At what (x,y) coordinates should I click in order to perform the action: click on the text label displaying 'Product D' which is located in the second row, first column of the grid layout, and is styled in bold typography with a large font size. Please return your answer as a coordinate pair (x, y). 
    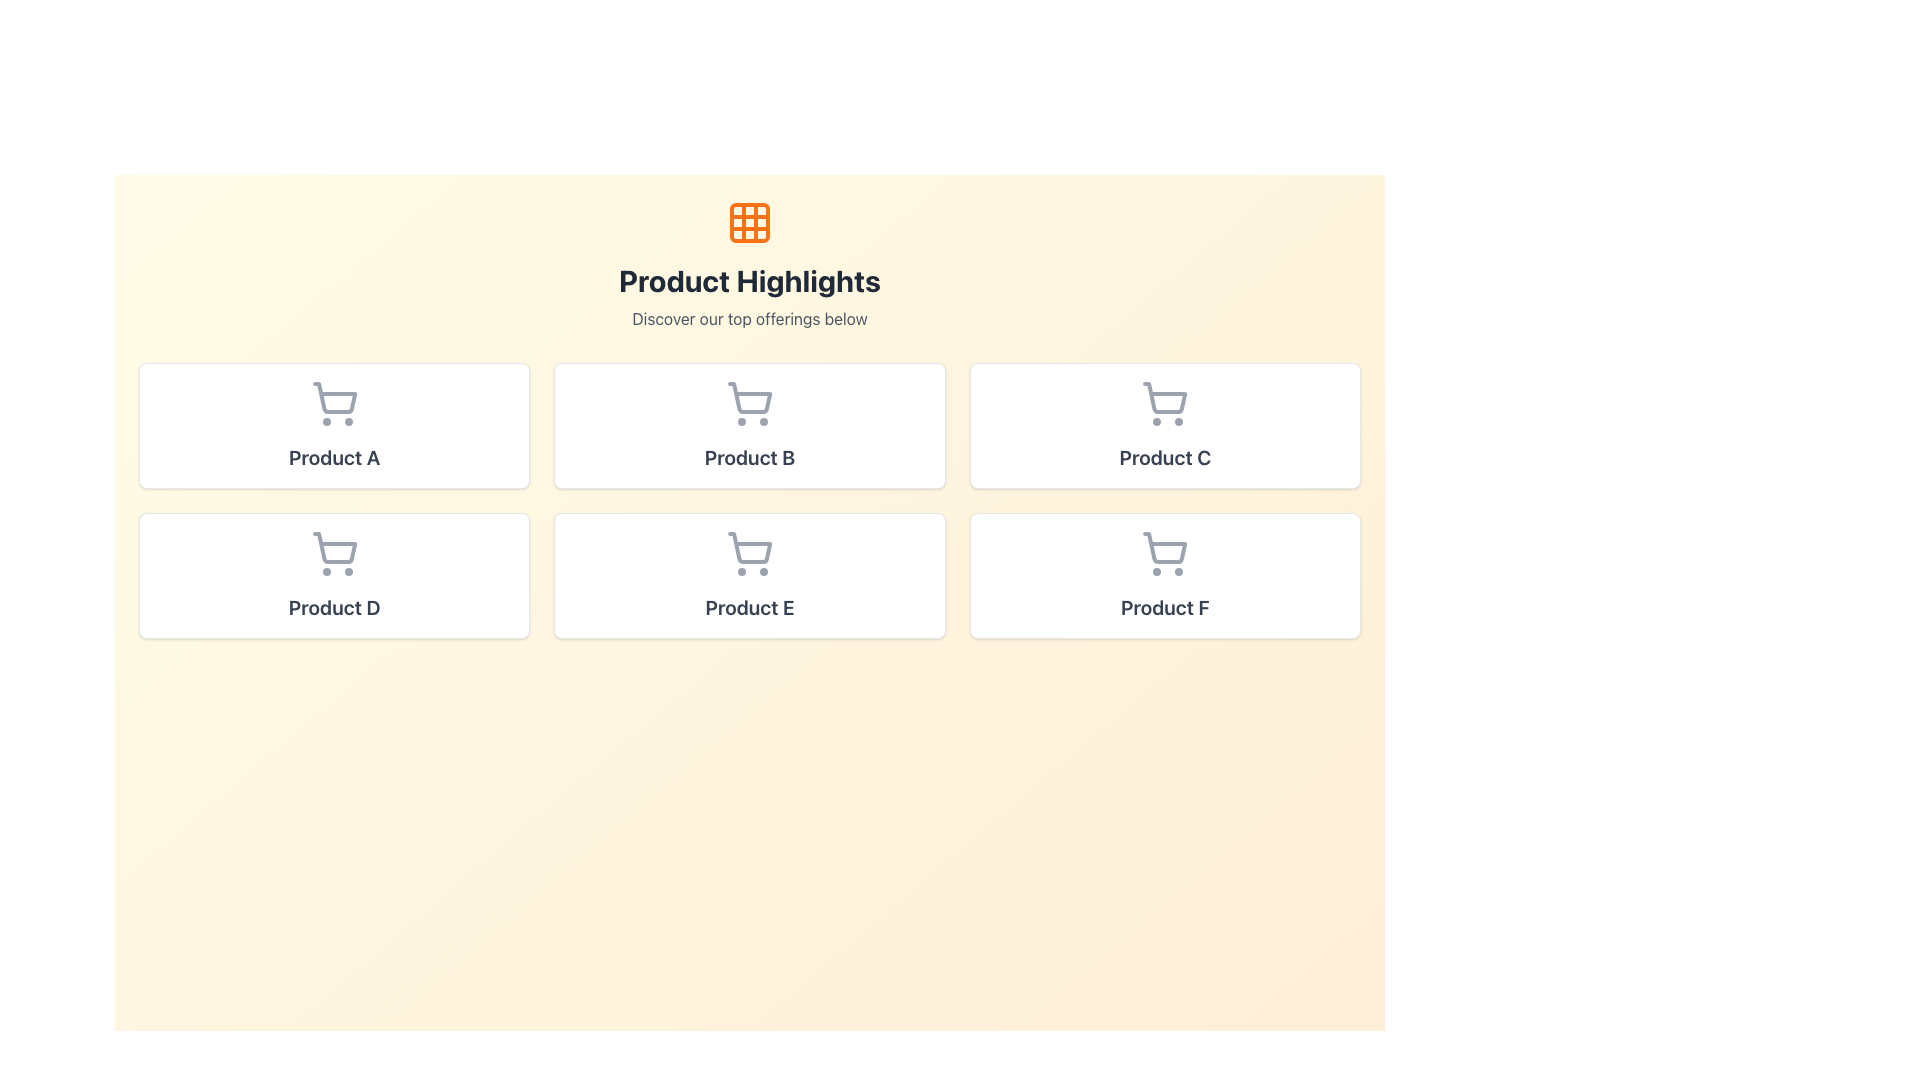
    Looking at the image, I should click on (334, 607).